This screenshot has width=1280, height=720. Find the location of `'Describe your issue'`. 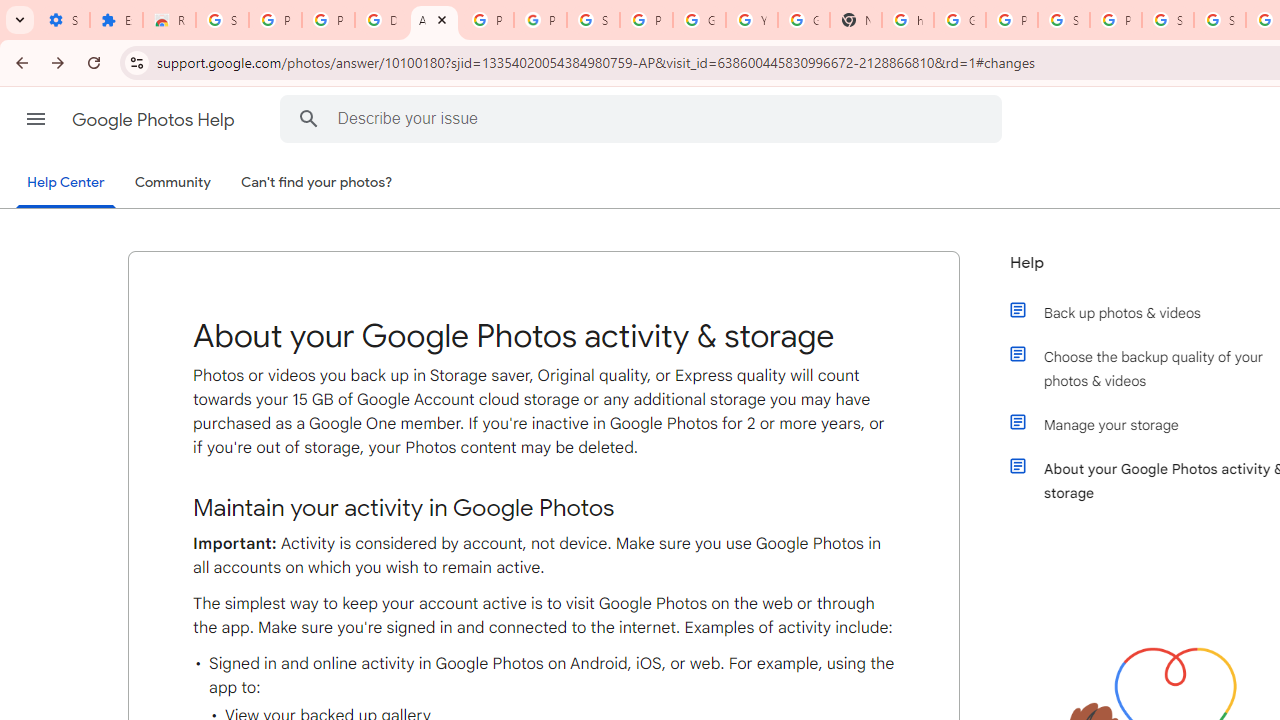

'Describe your issue' is located at coordinates (645, 118).